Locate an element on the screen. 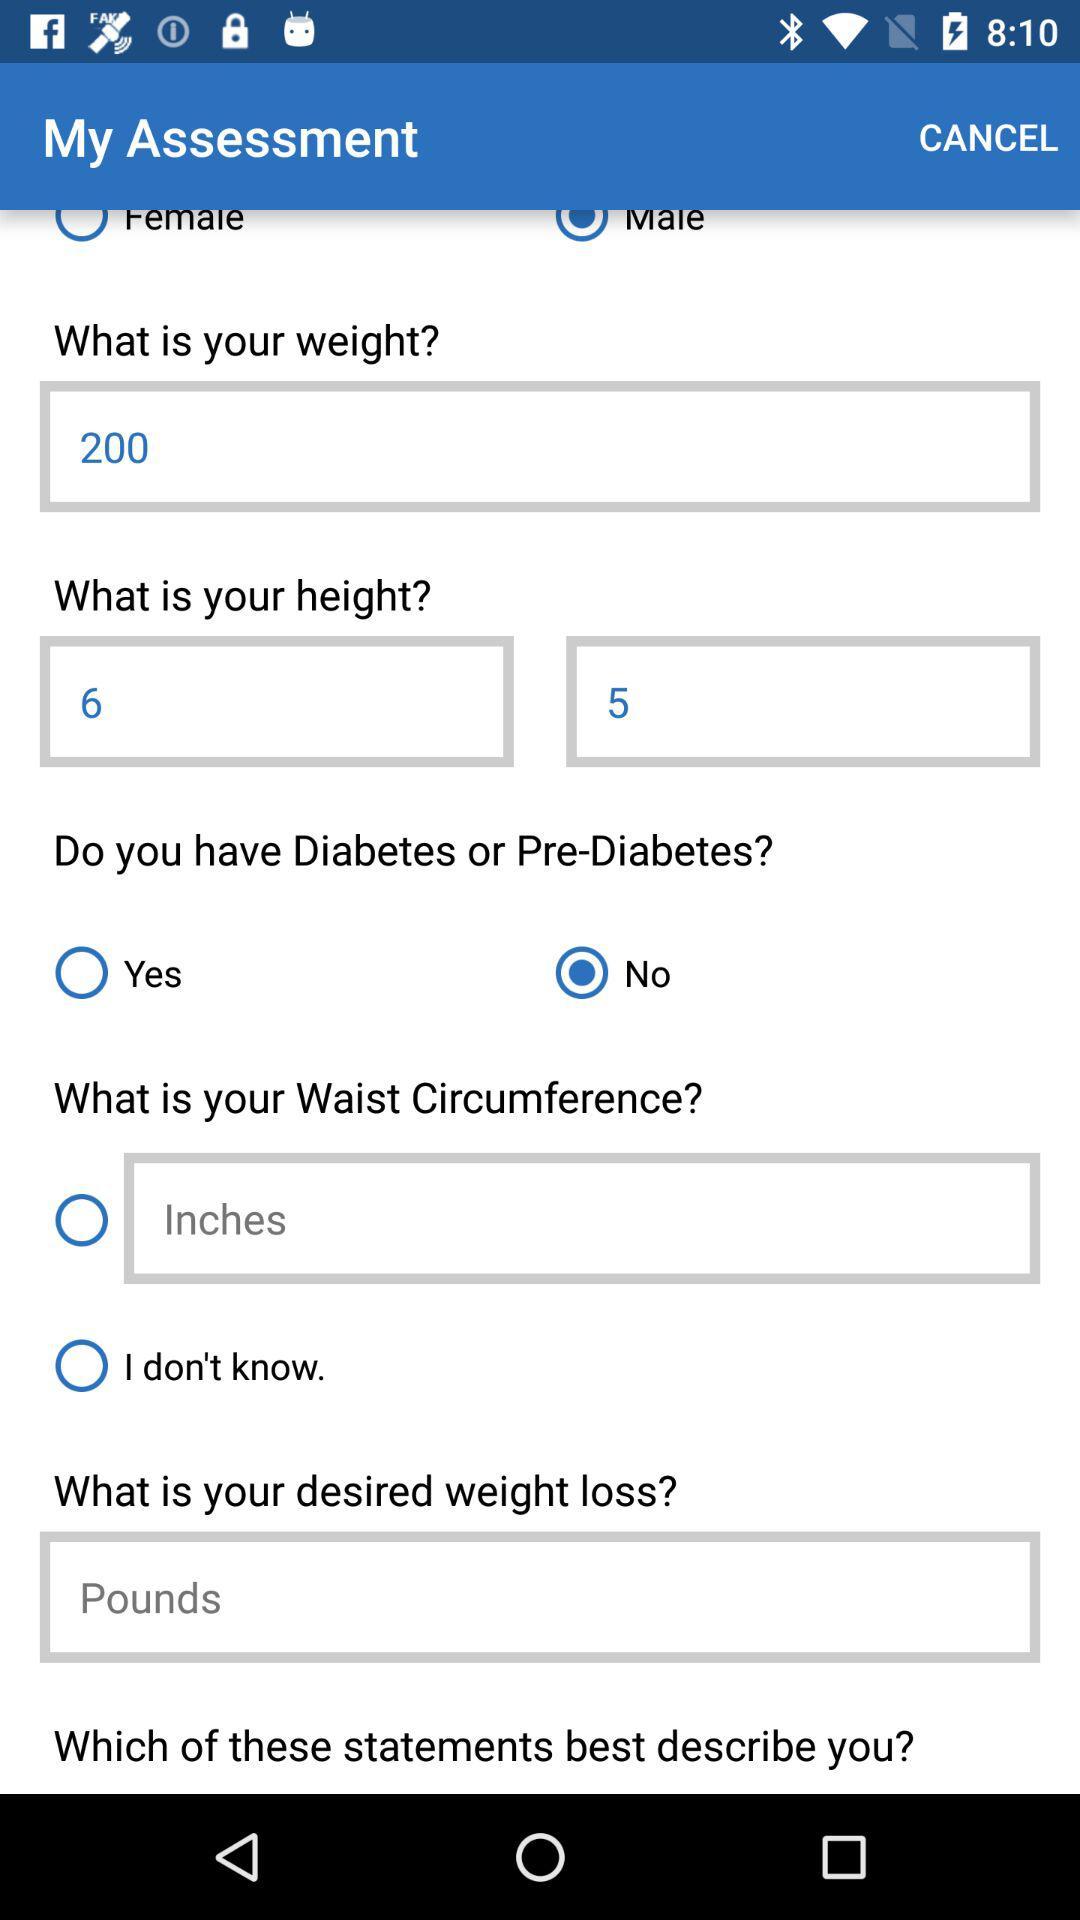  item to the right of yes icon is located at coordinates (789, 972).